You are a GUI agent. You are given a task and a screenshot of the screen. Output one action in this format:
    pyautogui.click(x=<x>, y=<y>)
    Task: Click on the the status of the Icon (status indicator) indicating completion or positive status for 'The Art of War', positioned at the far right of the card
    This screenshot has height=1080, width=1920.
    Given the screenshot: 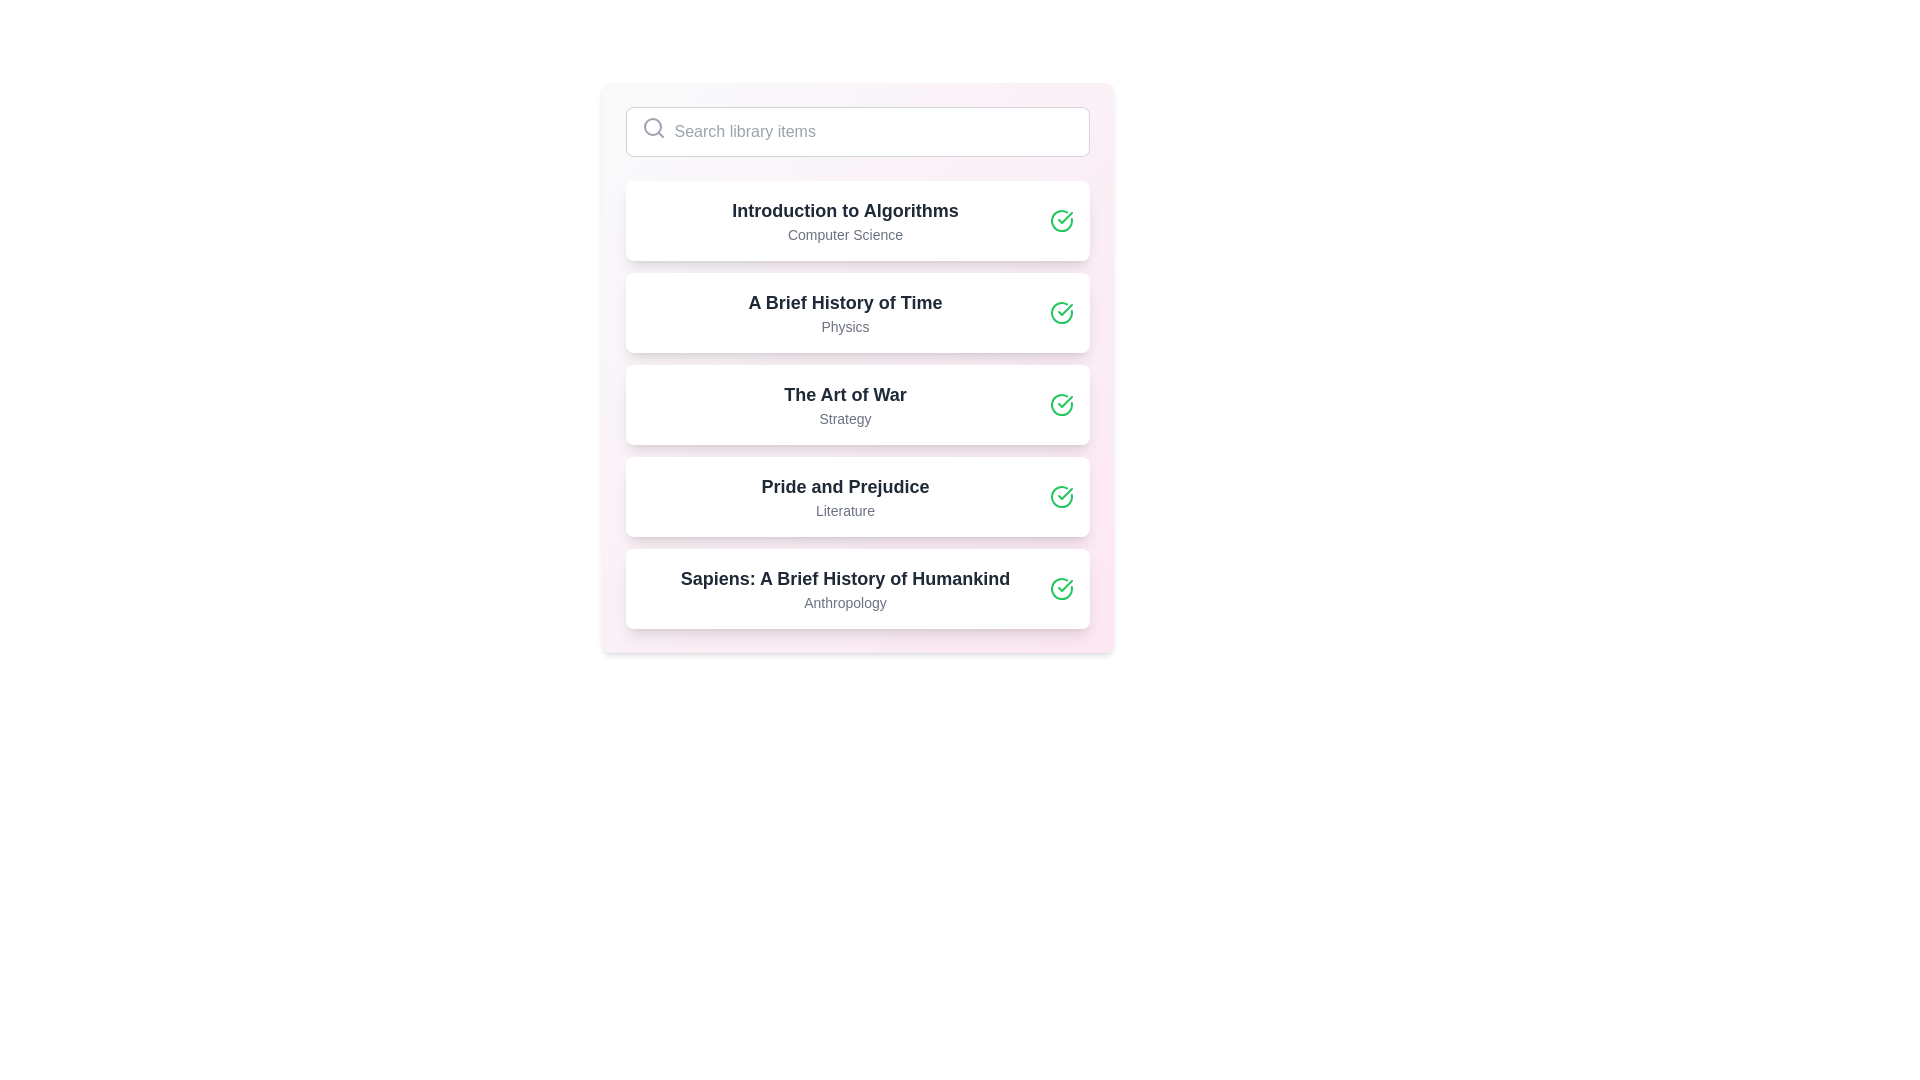 What is the action you would take?
    pyautogui.click(x=1060, y=405)
    